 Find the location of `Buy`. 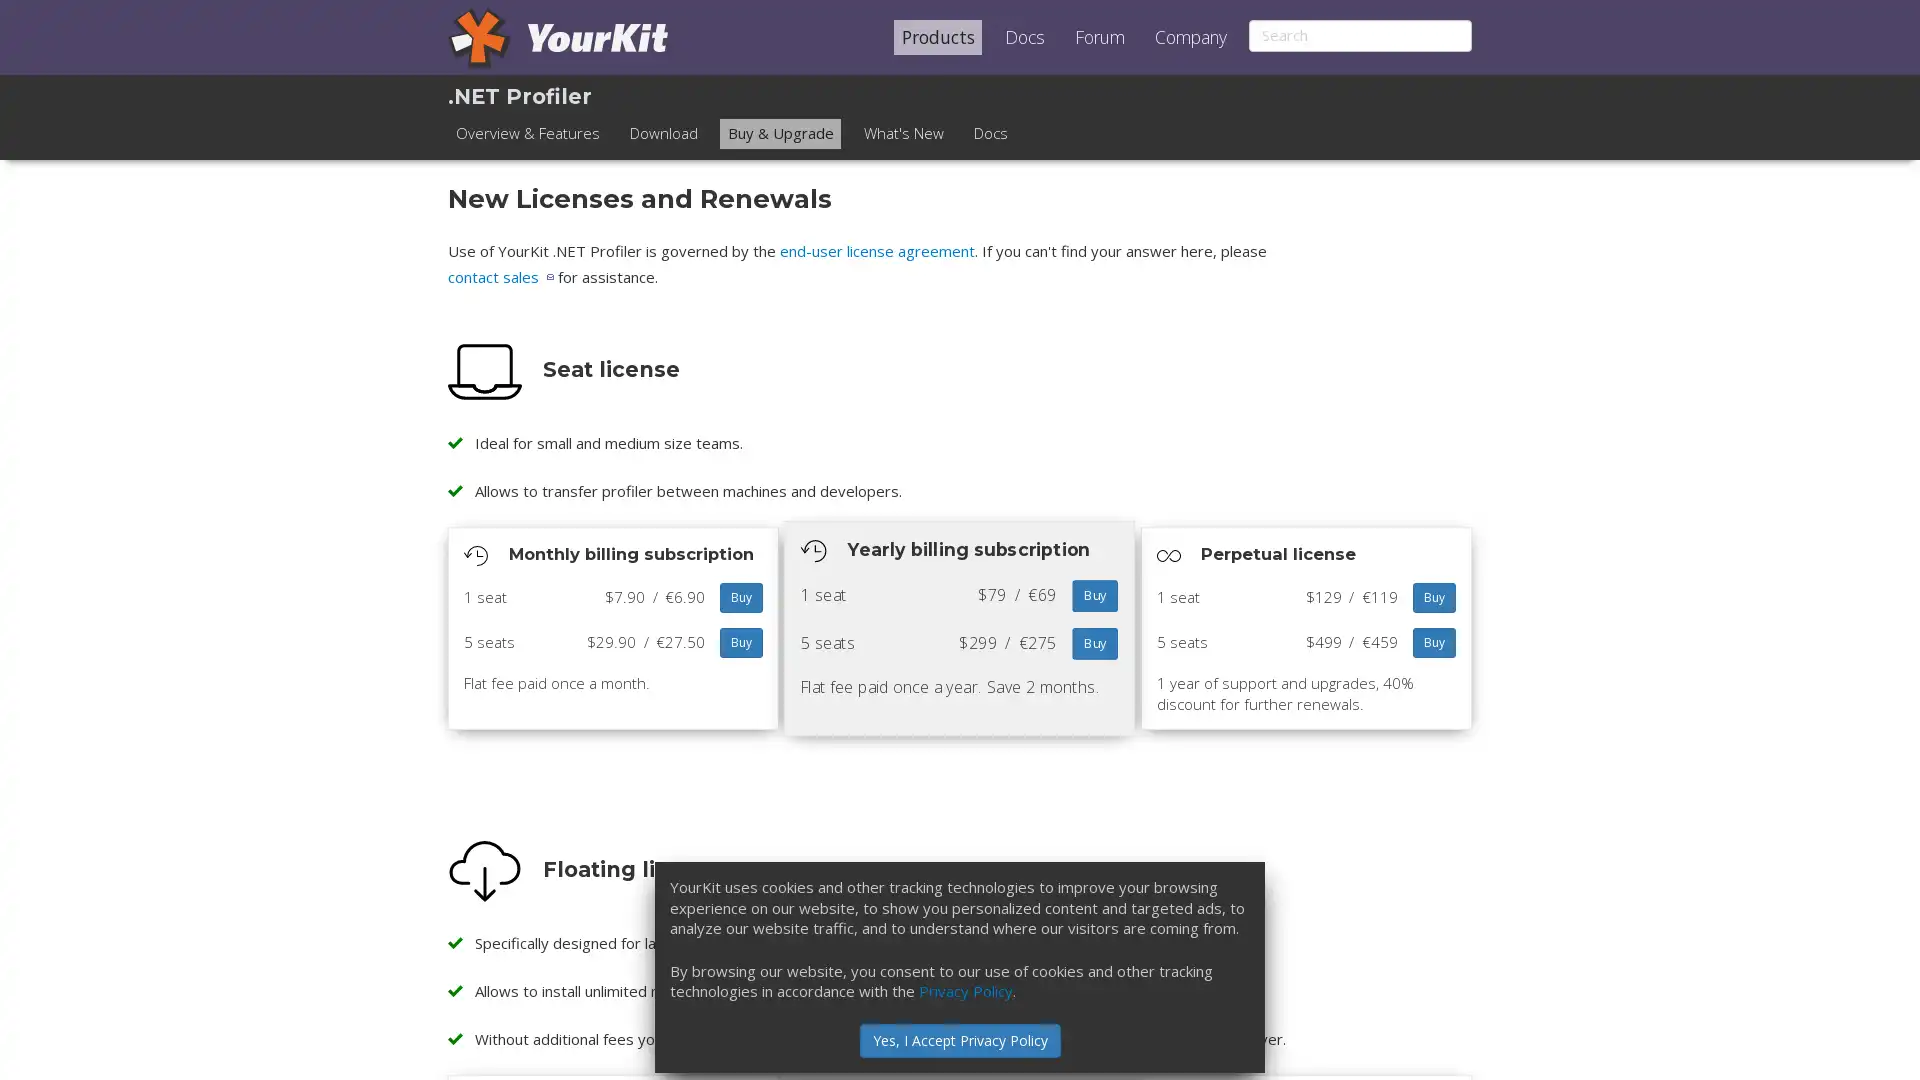

Buy is located at coordinates (740, 643).